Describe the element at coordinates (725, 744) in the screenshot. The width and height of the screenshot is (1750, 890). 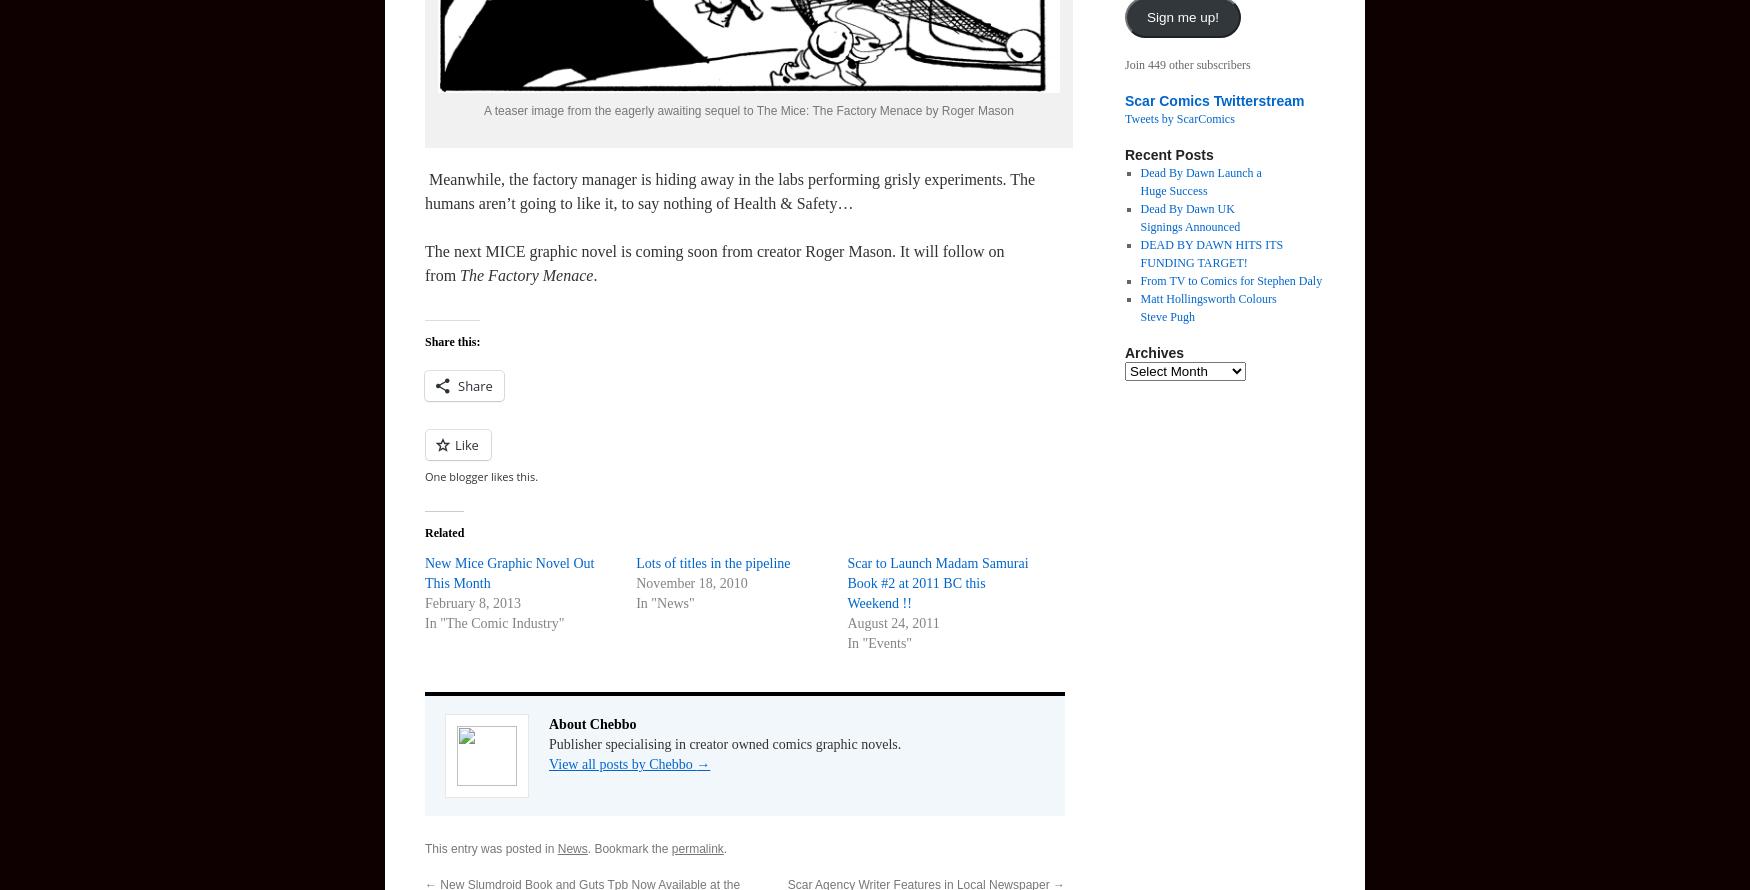
I see `'Publisher specialising in creator owned comics graphic novels.'` at that location.